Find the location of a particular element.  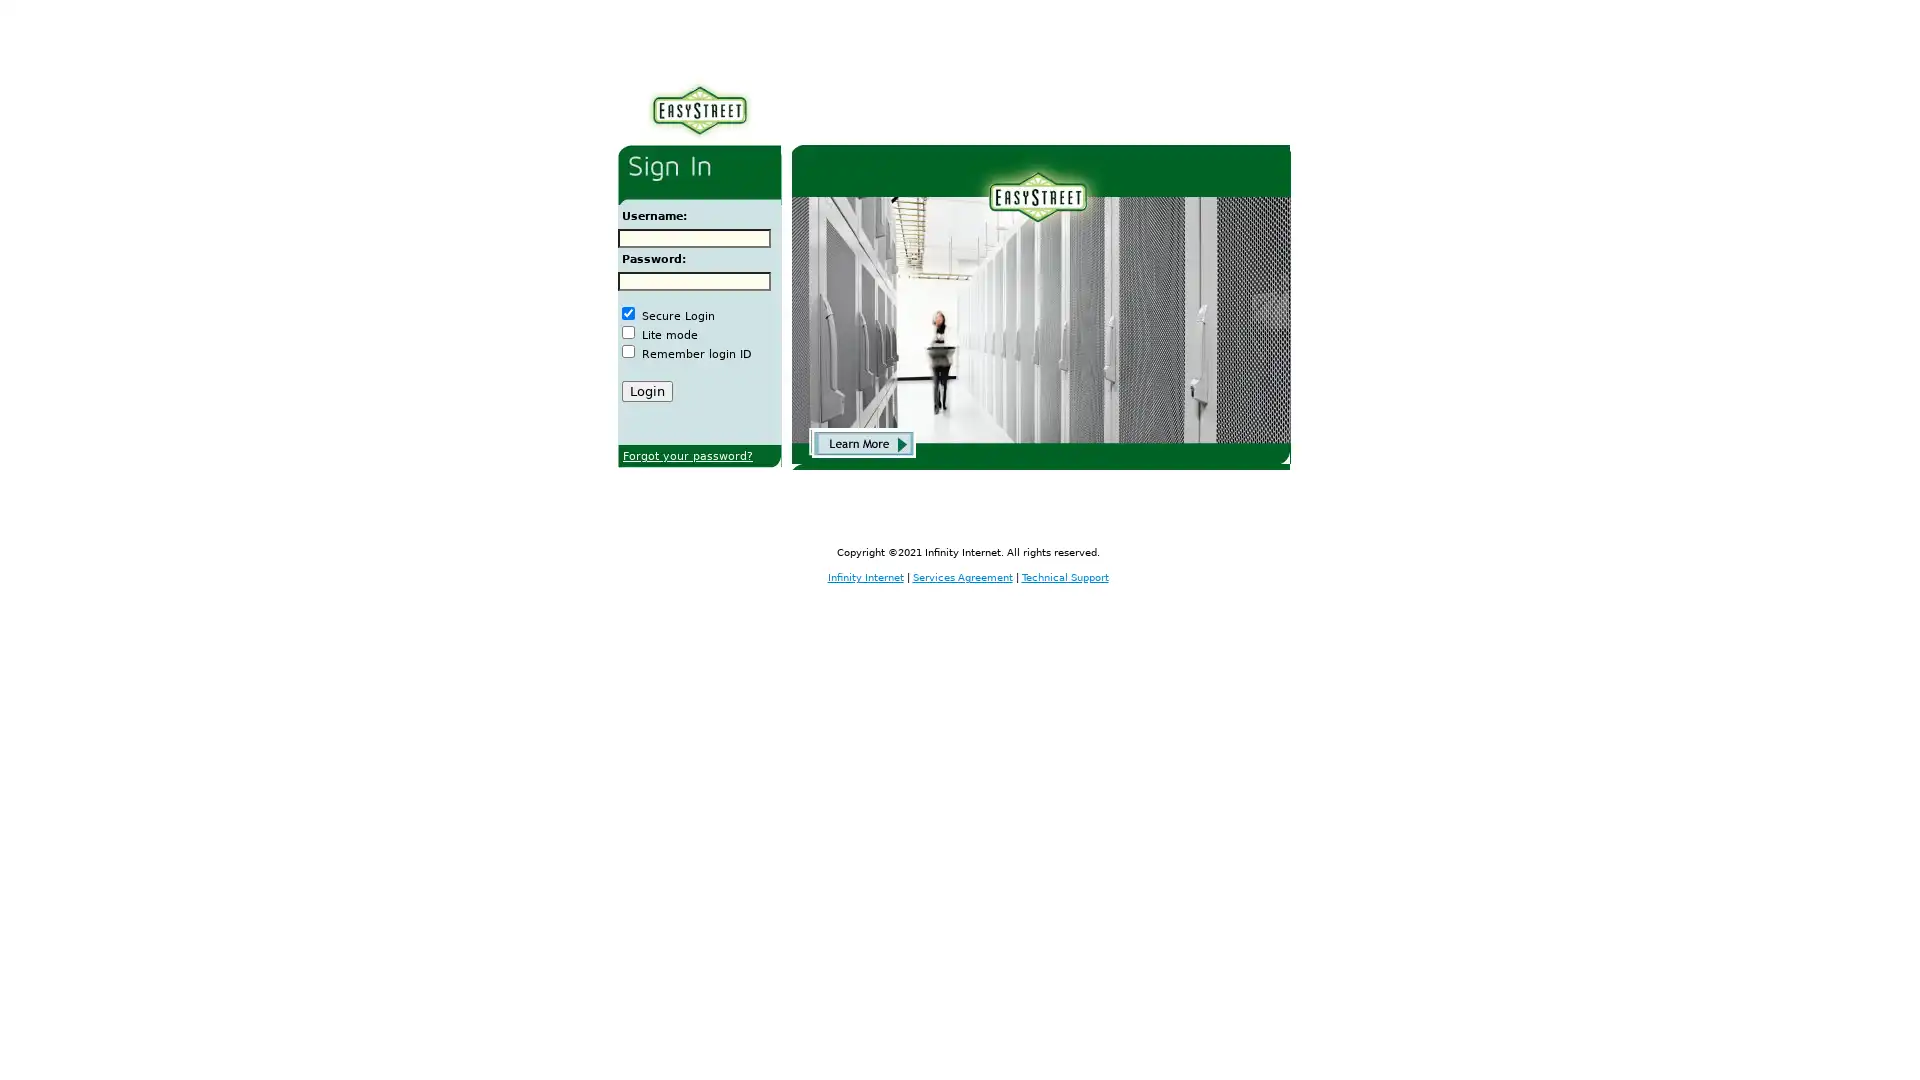

Login is located at coordinates (647, 391).